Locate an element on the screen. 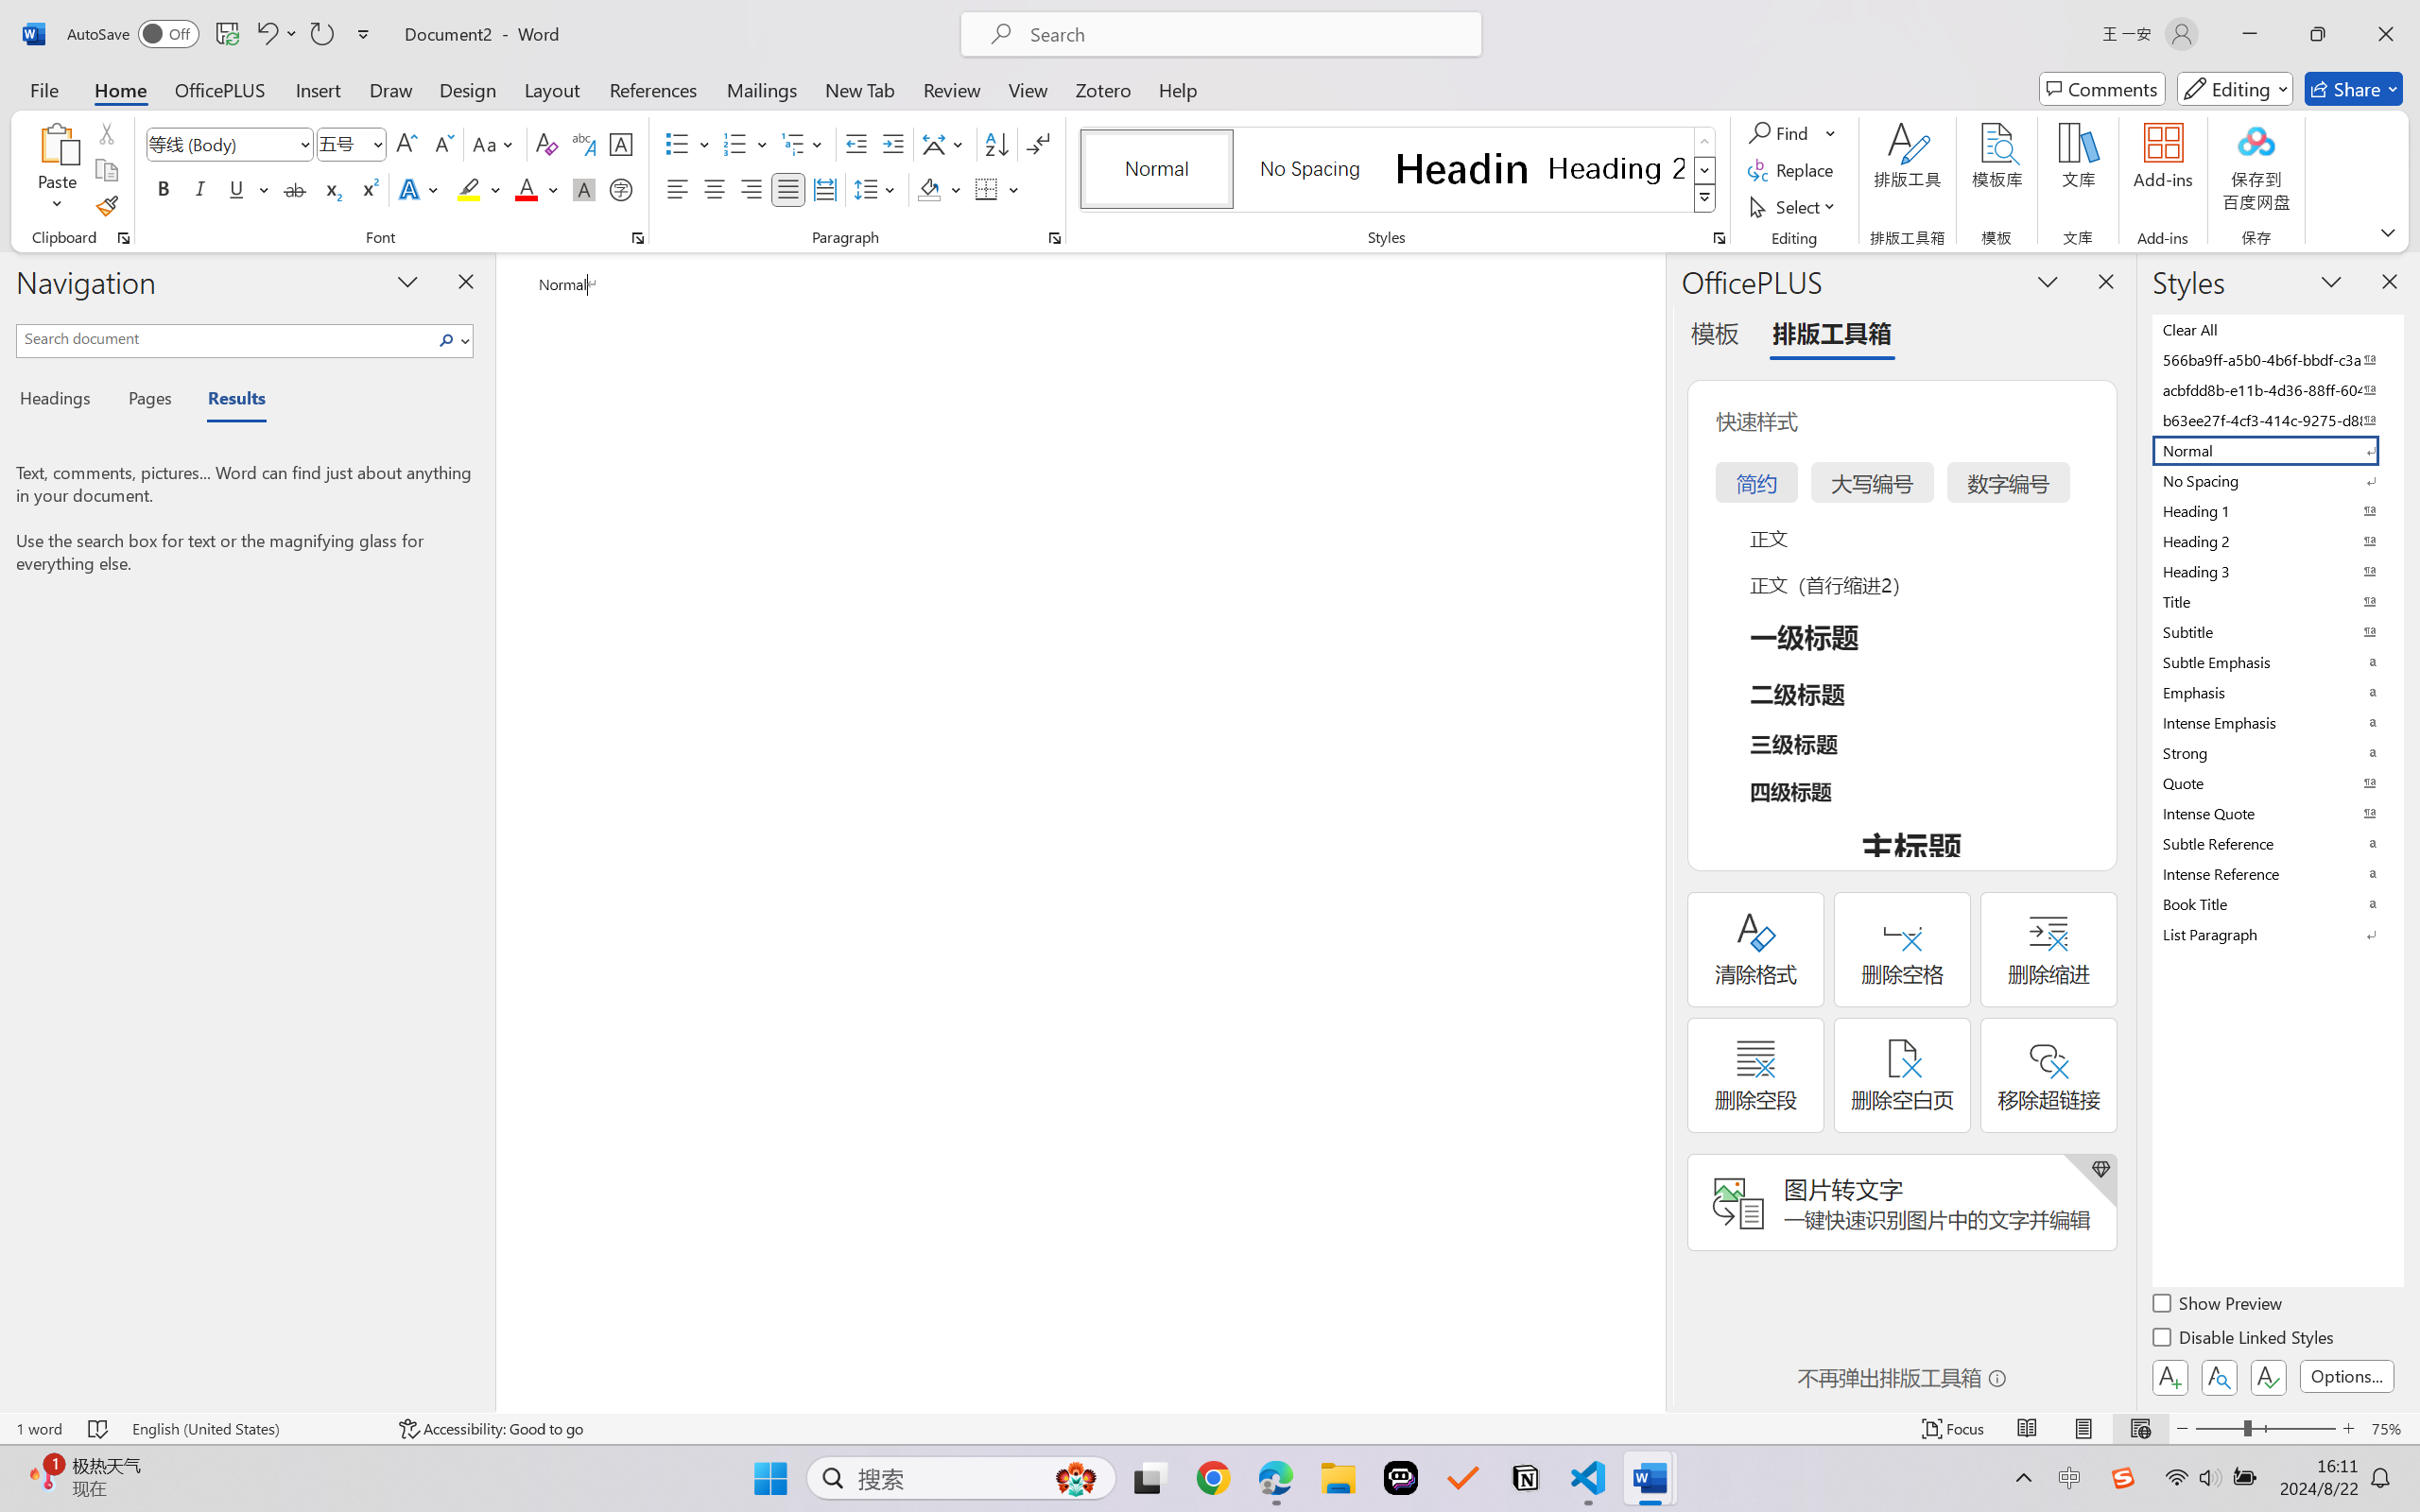 This screenshot has height=1512, width=2420. 'Shading RGB(0, 0, 0)' is located at coordinates (928, 188).